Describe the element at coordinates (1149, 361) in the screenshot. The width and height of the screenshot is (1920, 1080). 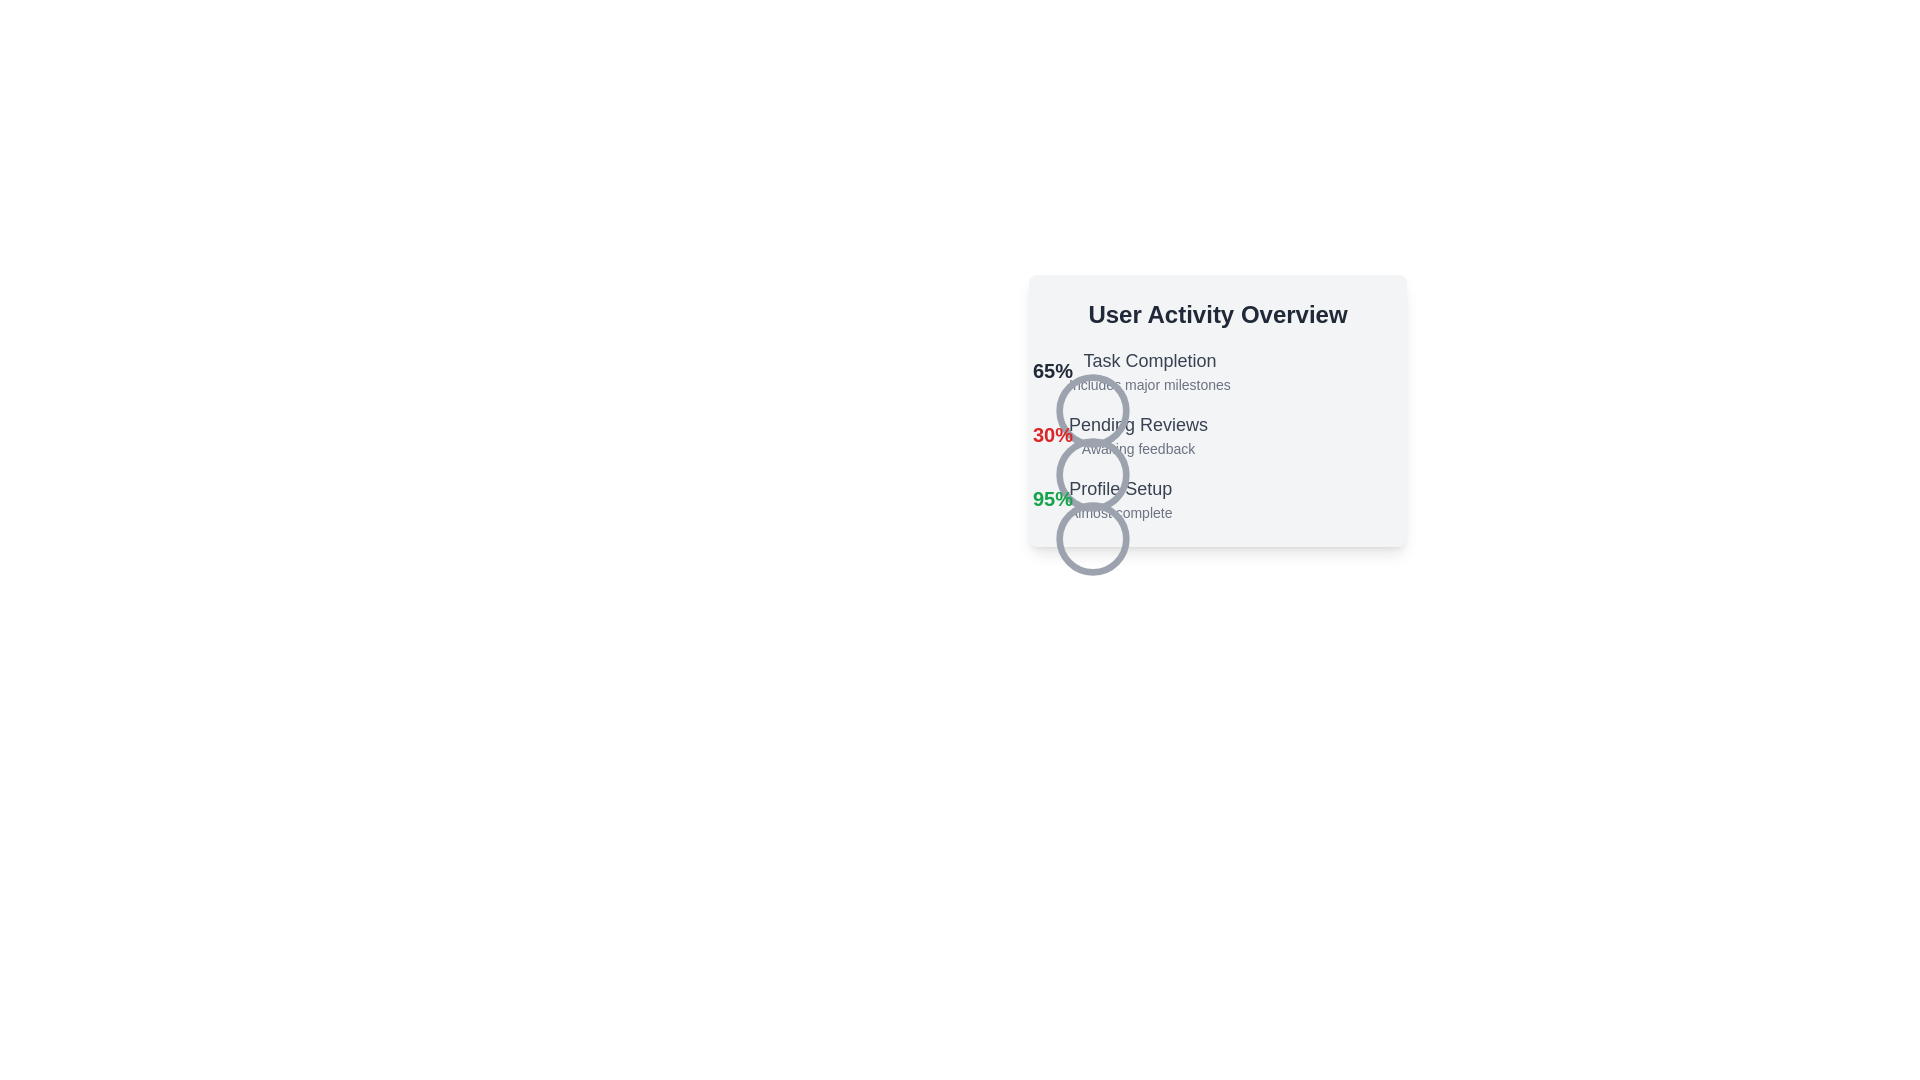
I see `the Text Label that describes the section for task completions, located above the description text 'Includes major milestones' in the 'User Activity Overview' section` at that location.